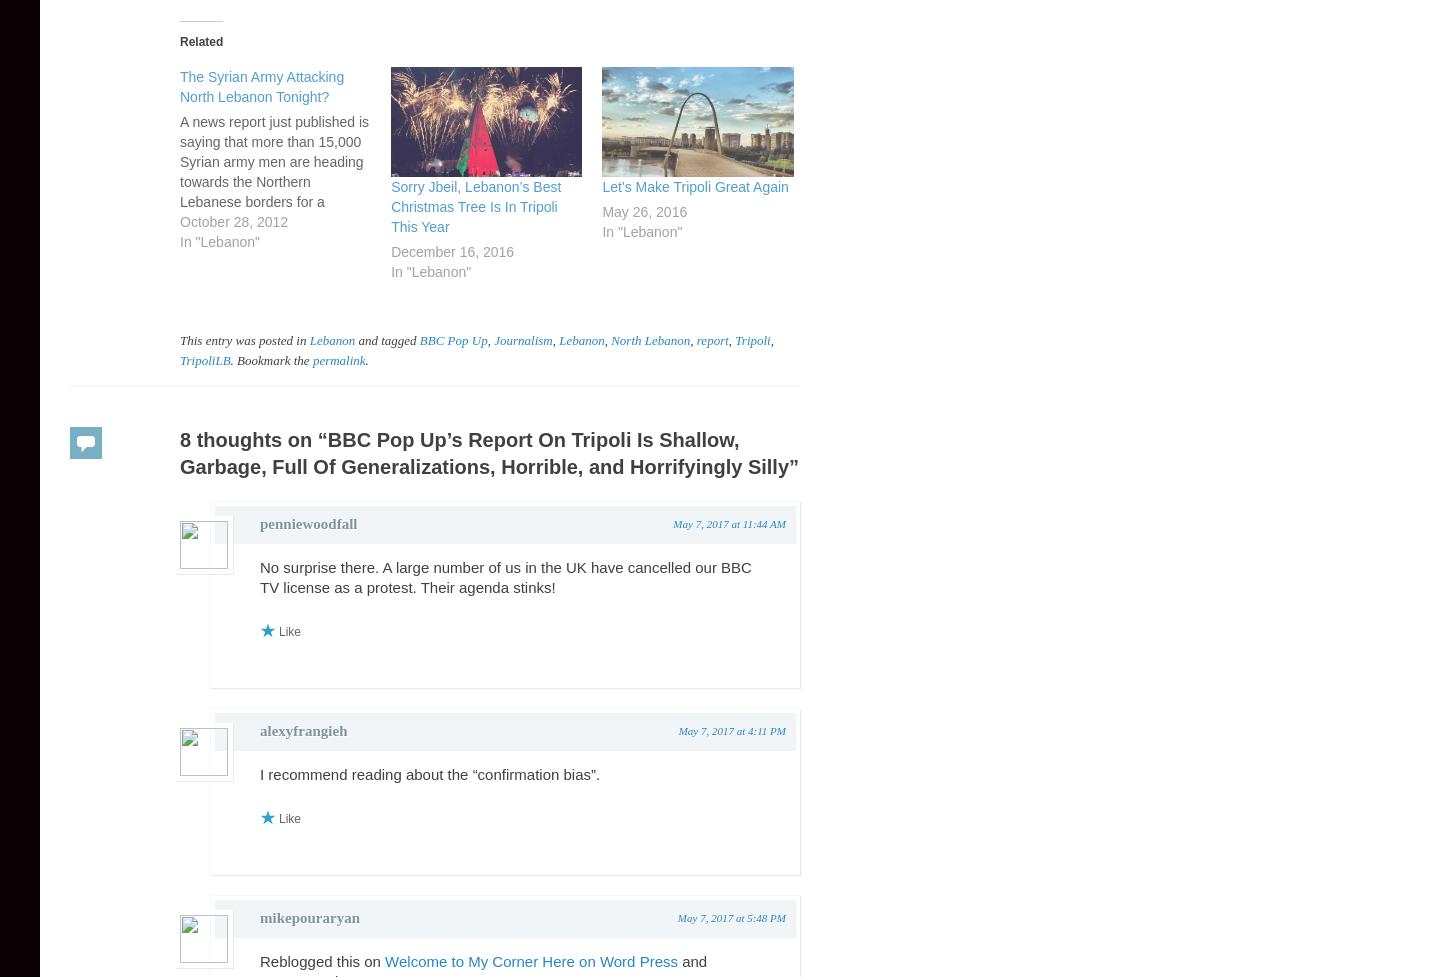 This screenshot has height=977, width=1440. Describe the element at coordinates (201, 42) in the screenshot. I see `'Related'` at that location.